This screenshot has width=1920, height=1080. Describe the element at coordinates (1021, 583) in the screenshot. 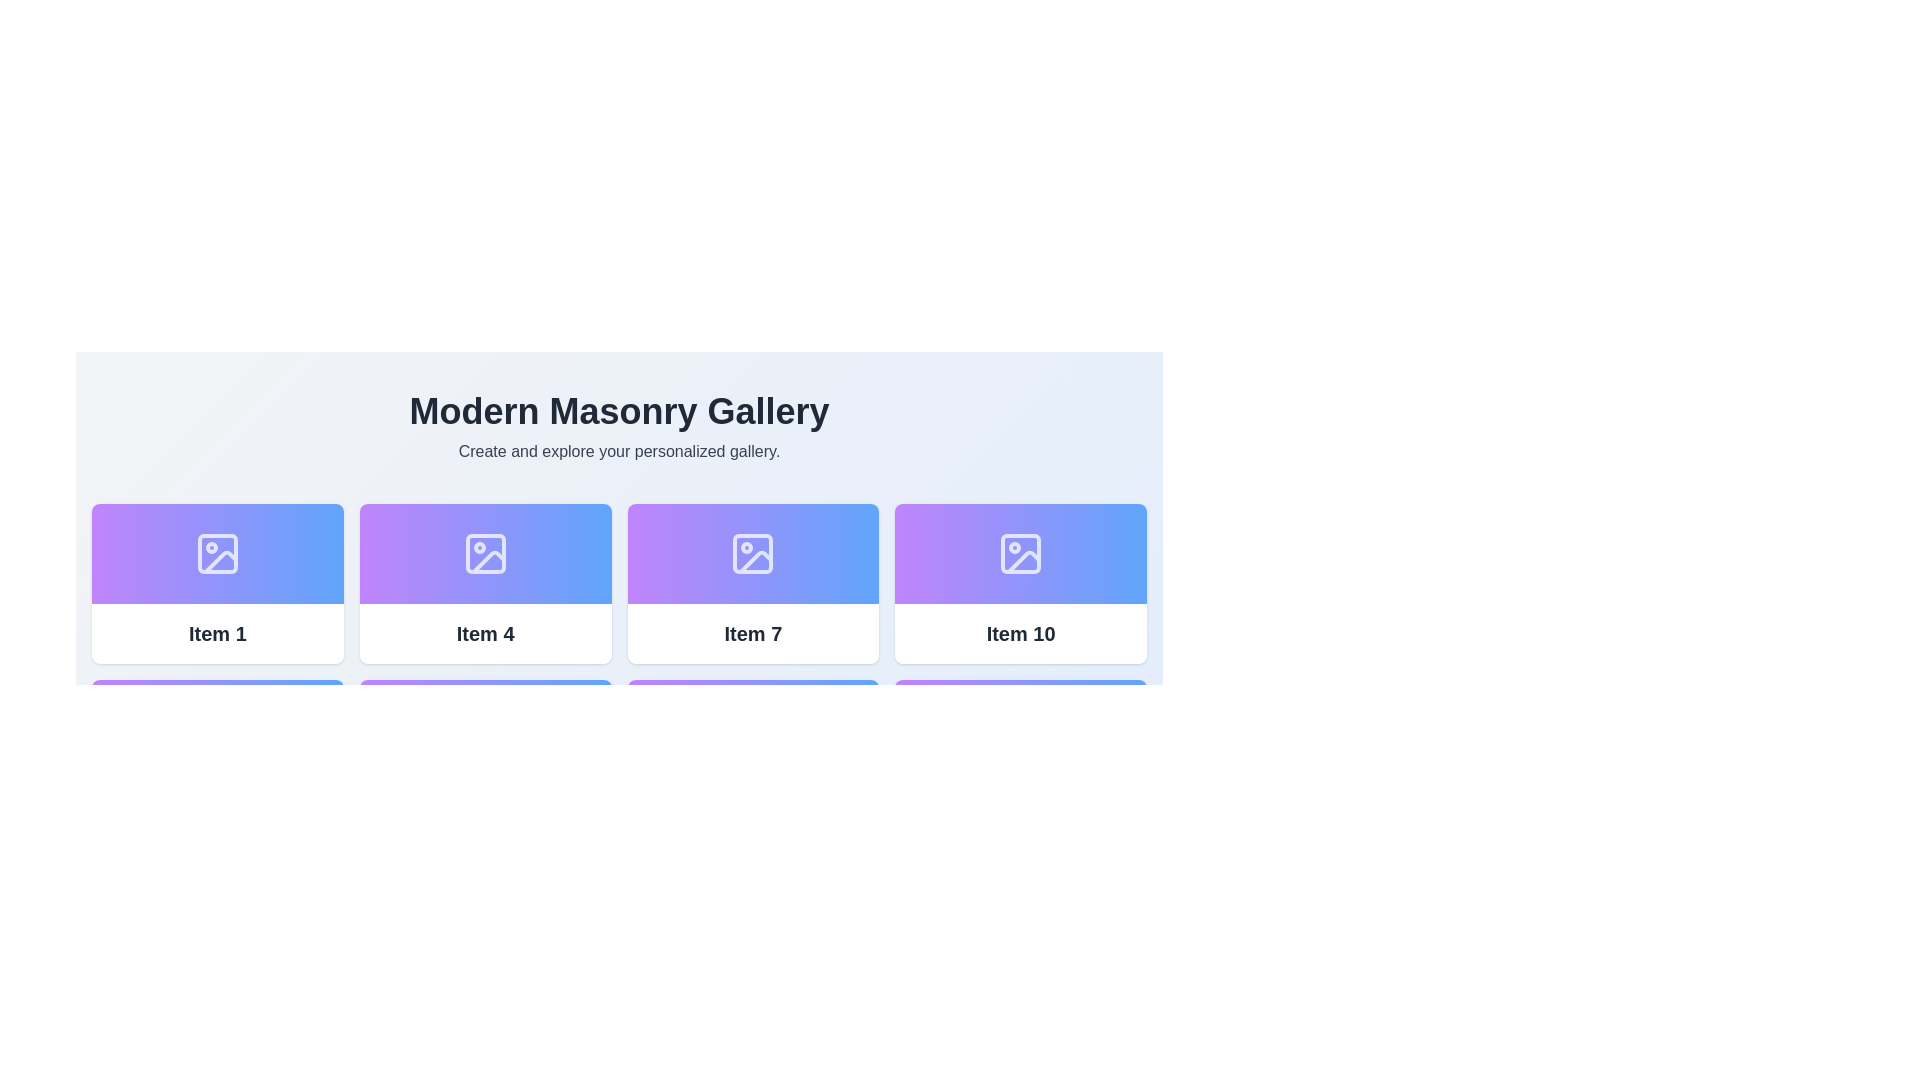

I see `the fourth tile in the top row of the masonry gallery layout` at that location.